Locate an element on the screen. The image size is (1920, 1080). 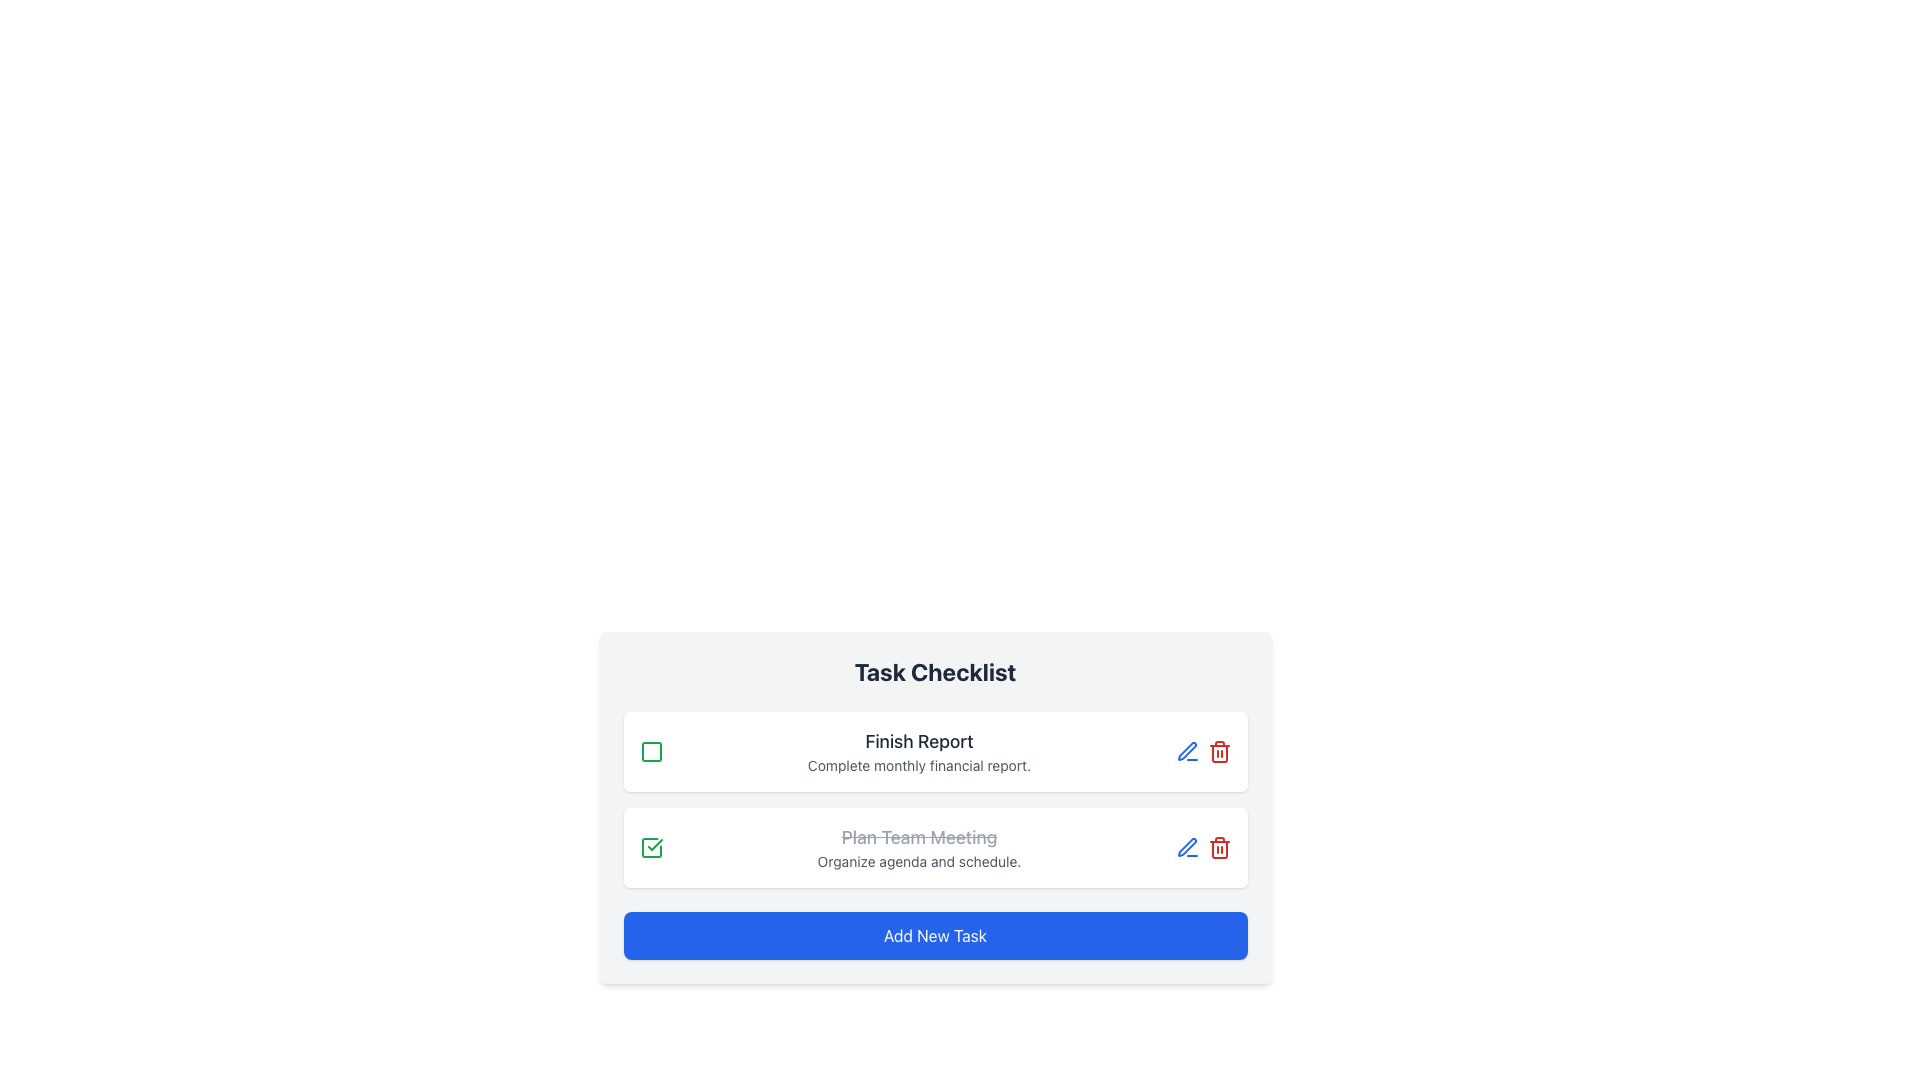
the 'Add New Task' button located at the bottom of the 'Task Checklist' section is located at coordinates (934, 936).